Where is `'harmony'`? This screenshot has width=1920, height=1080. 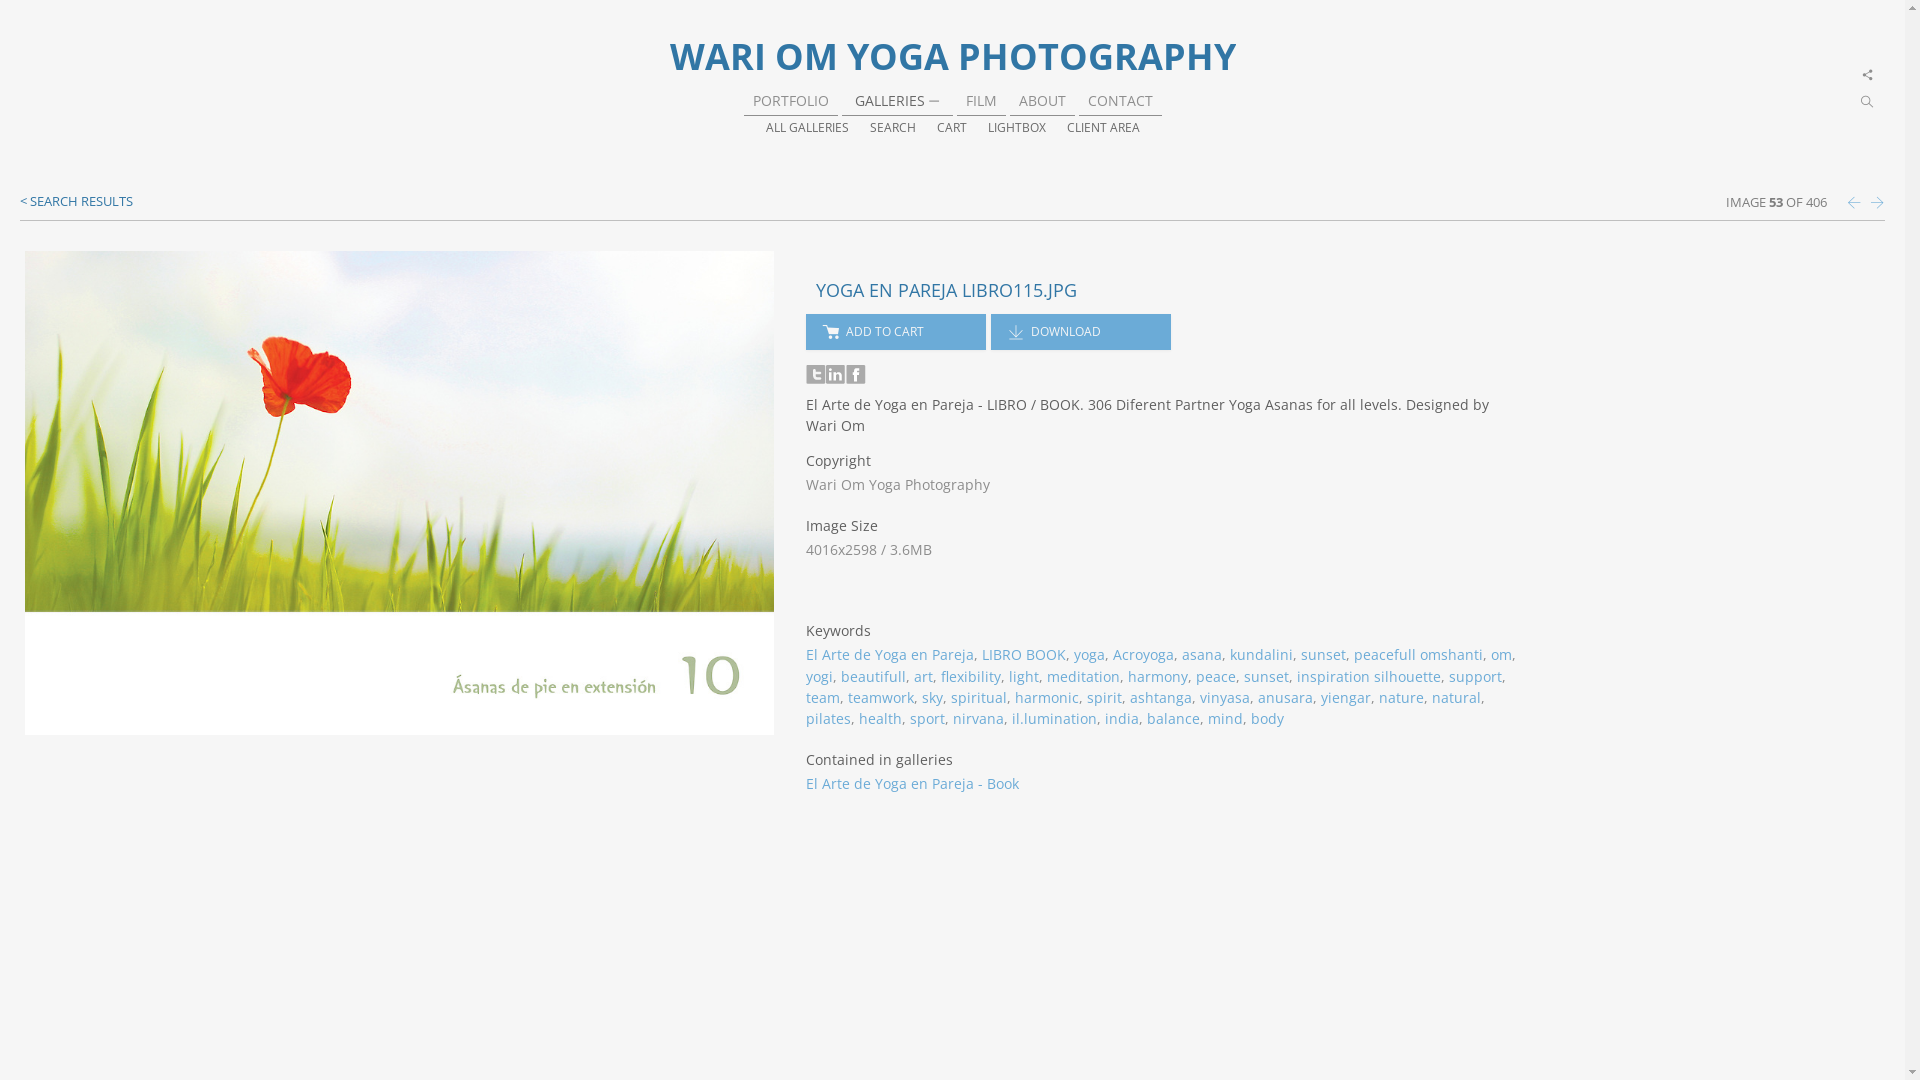
'harmony' is located at coordinates (1157, 675).